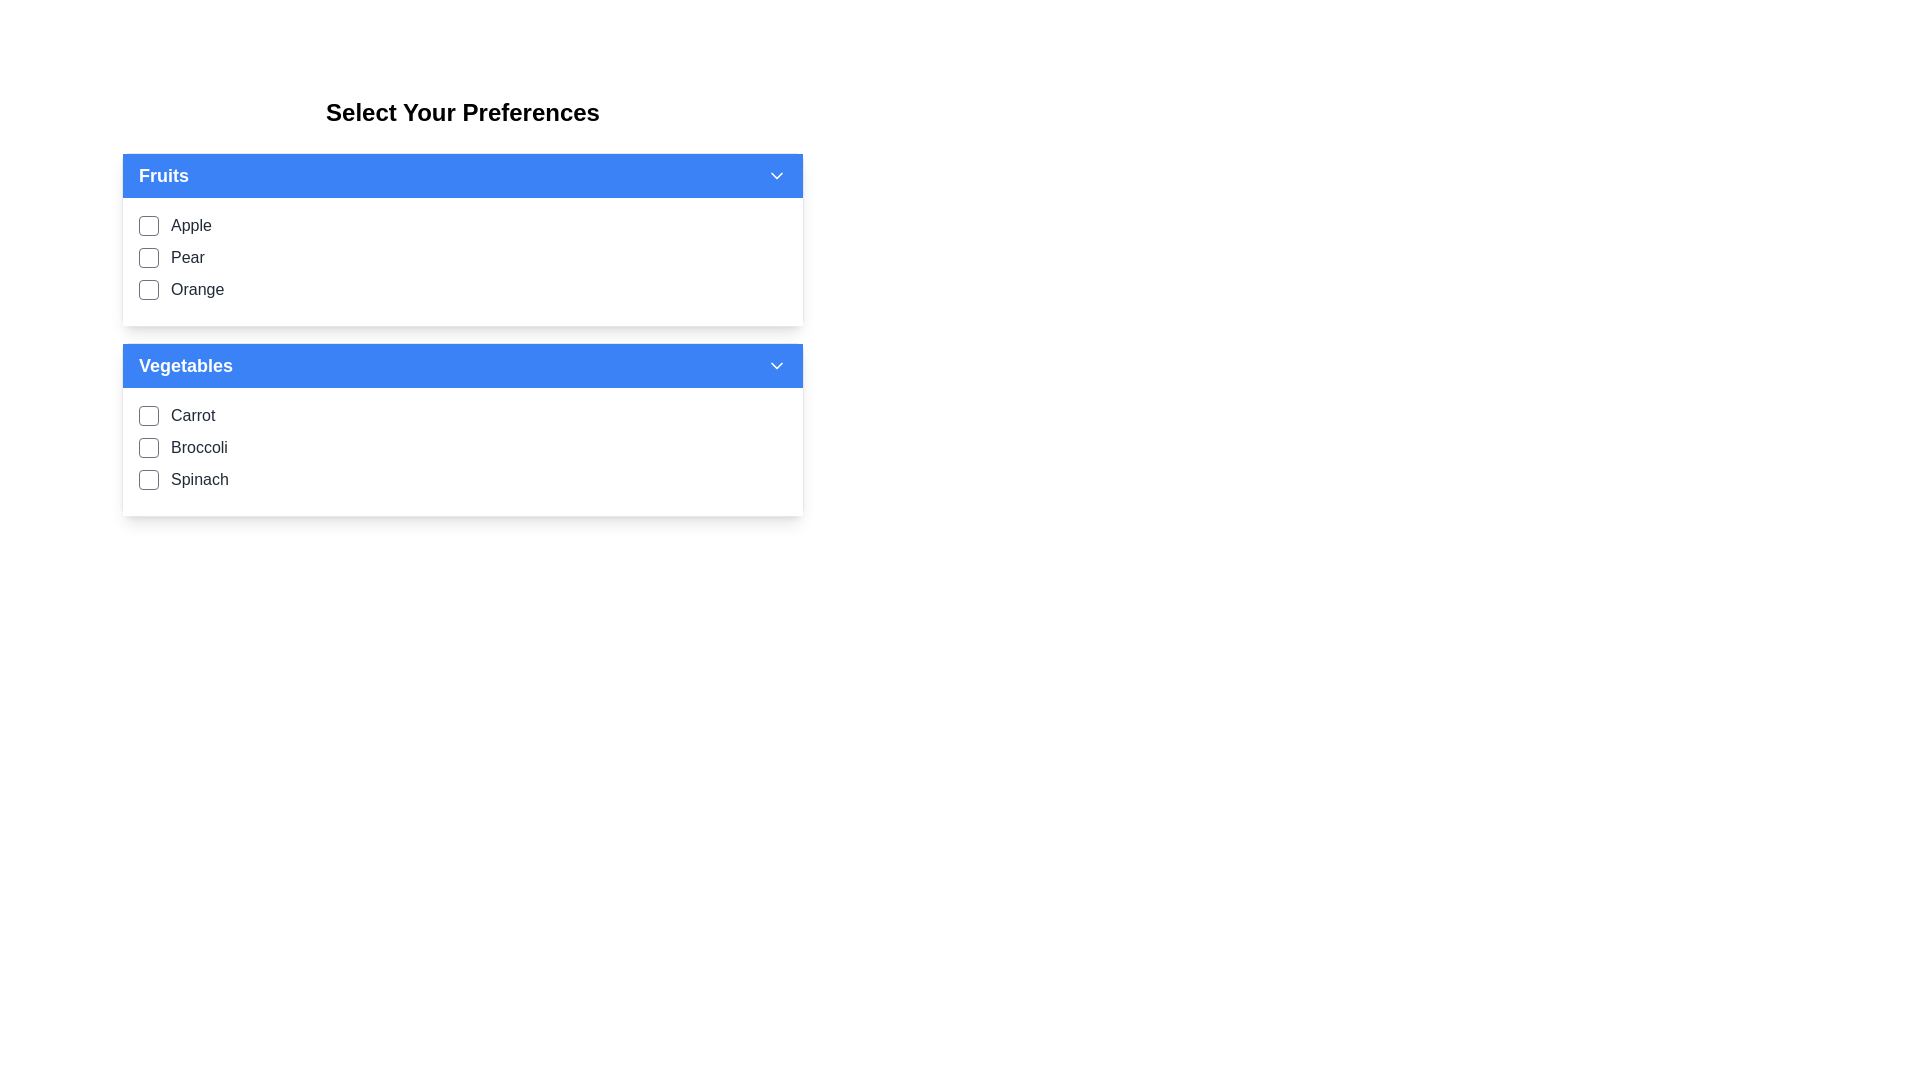 This screenshot has height=1080, width=1920. What do you see at coordinates (461, 366) in the screenshot?
I see `the 'Vegetables' dropdown header element for keyboard navigation` at bounding box center [461, 366].